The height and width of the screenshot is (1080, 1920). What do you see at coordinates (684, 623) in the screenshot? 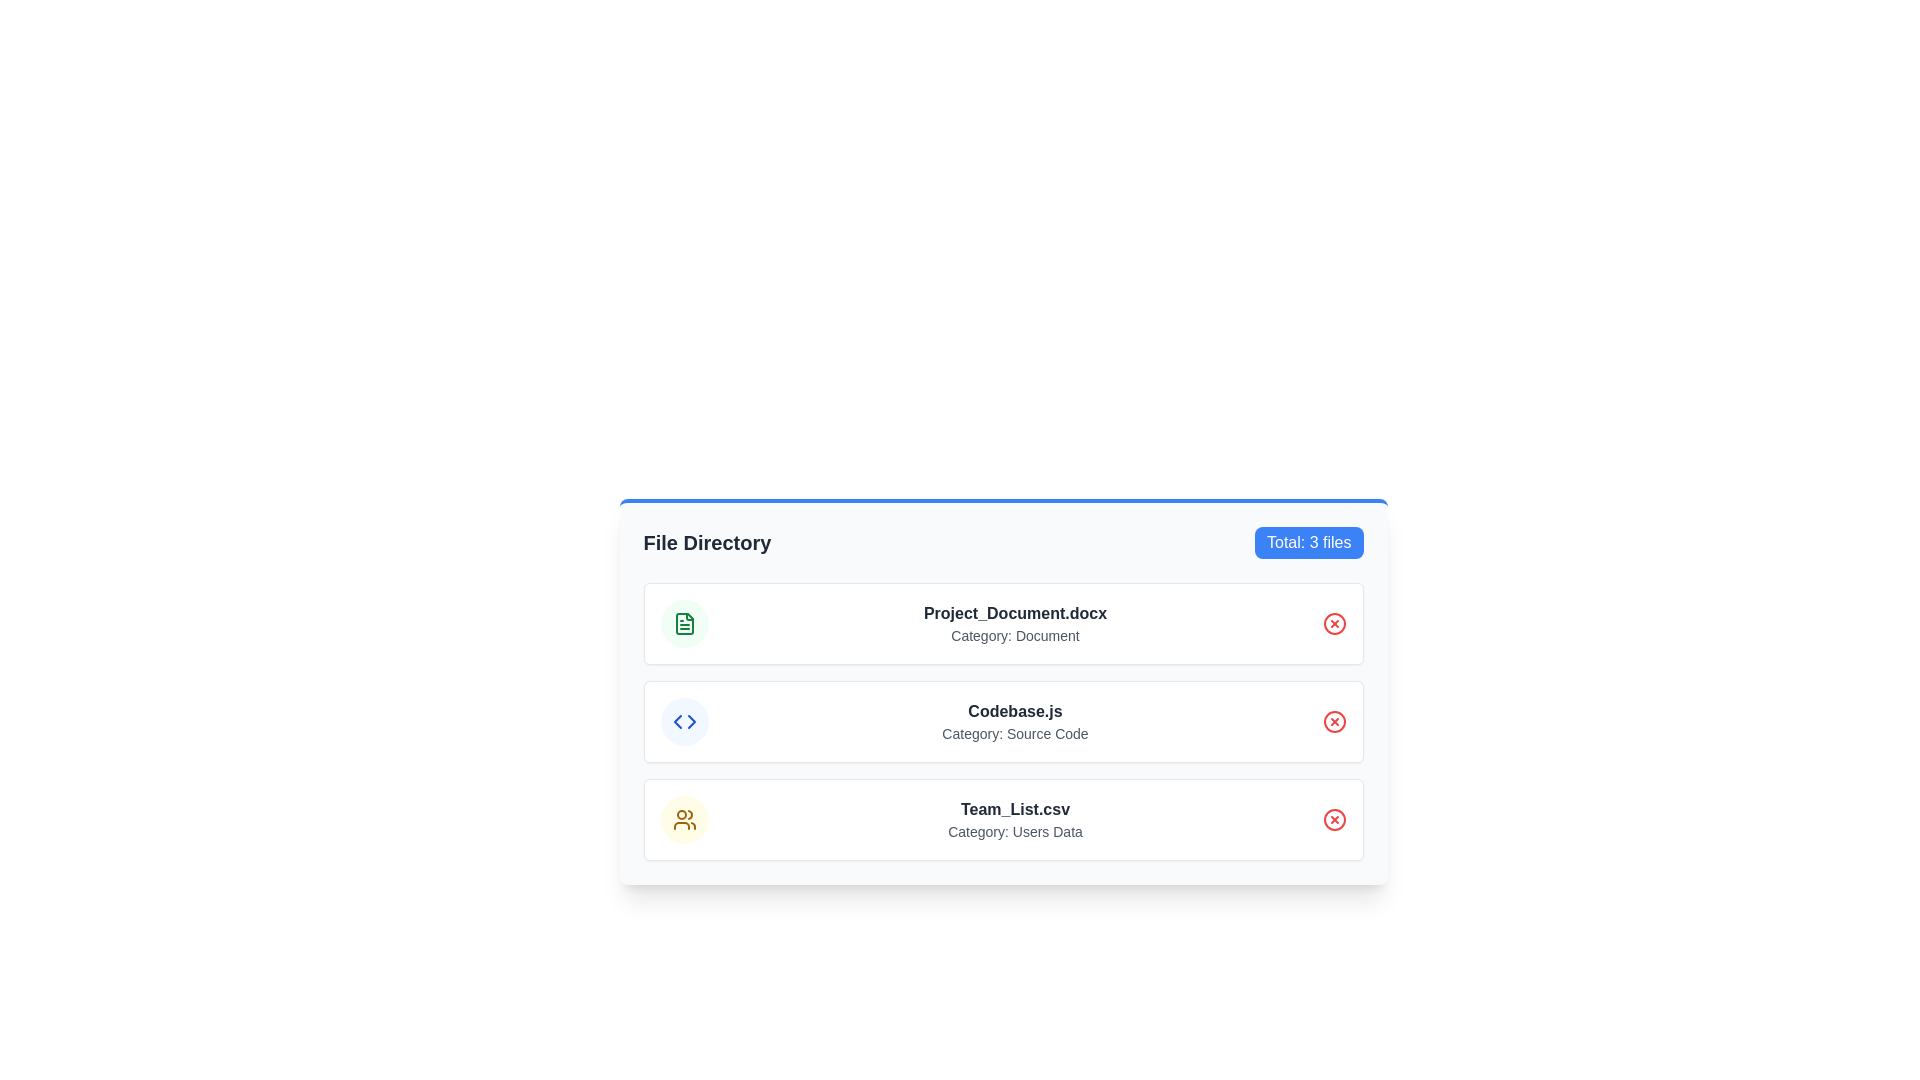
I see `the circular green icon with a document symbol located next to the title 'Project_Document.docx' in the 'File Directory' card` at bounding box center [684, 623].